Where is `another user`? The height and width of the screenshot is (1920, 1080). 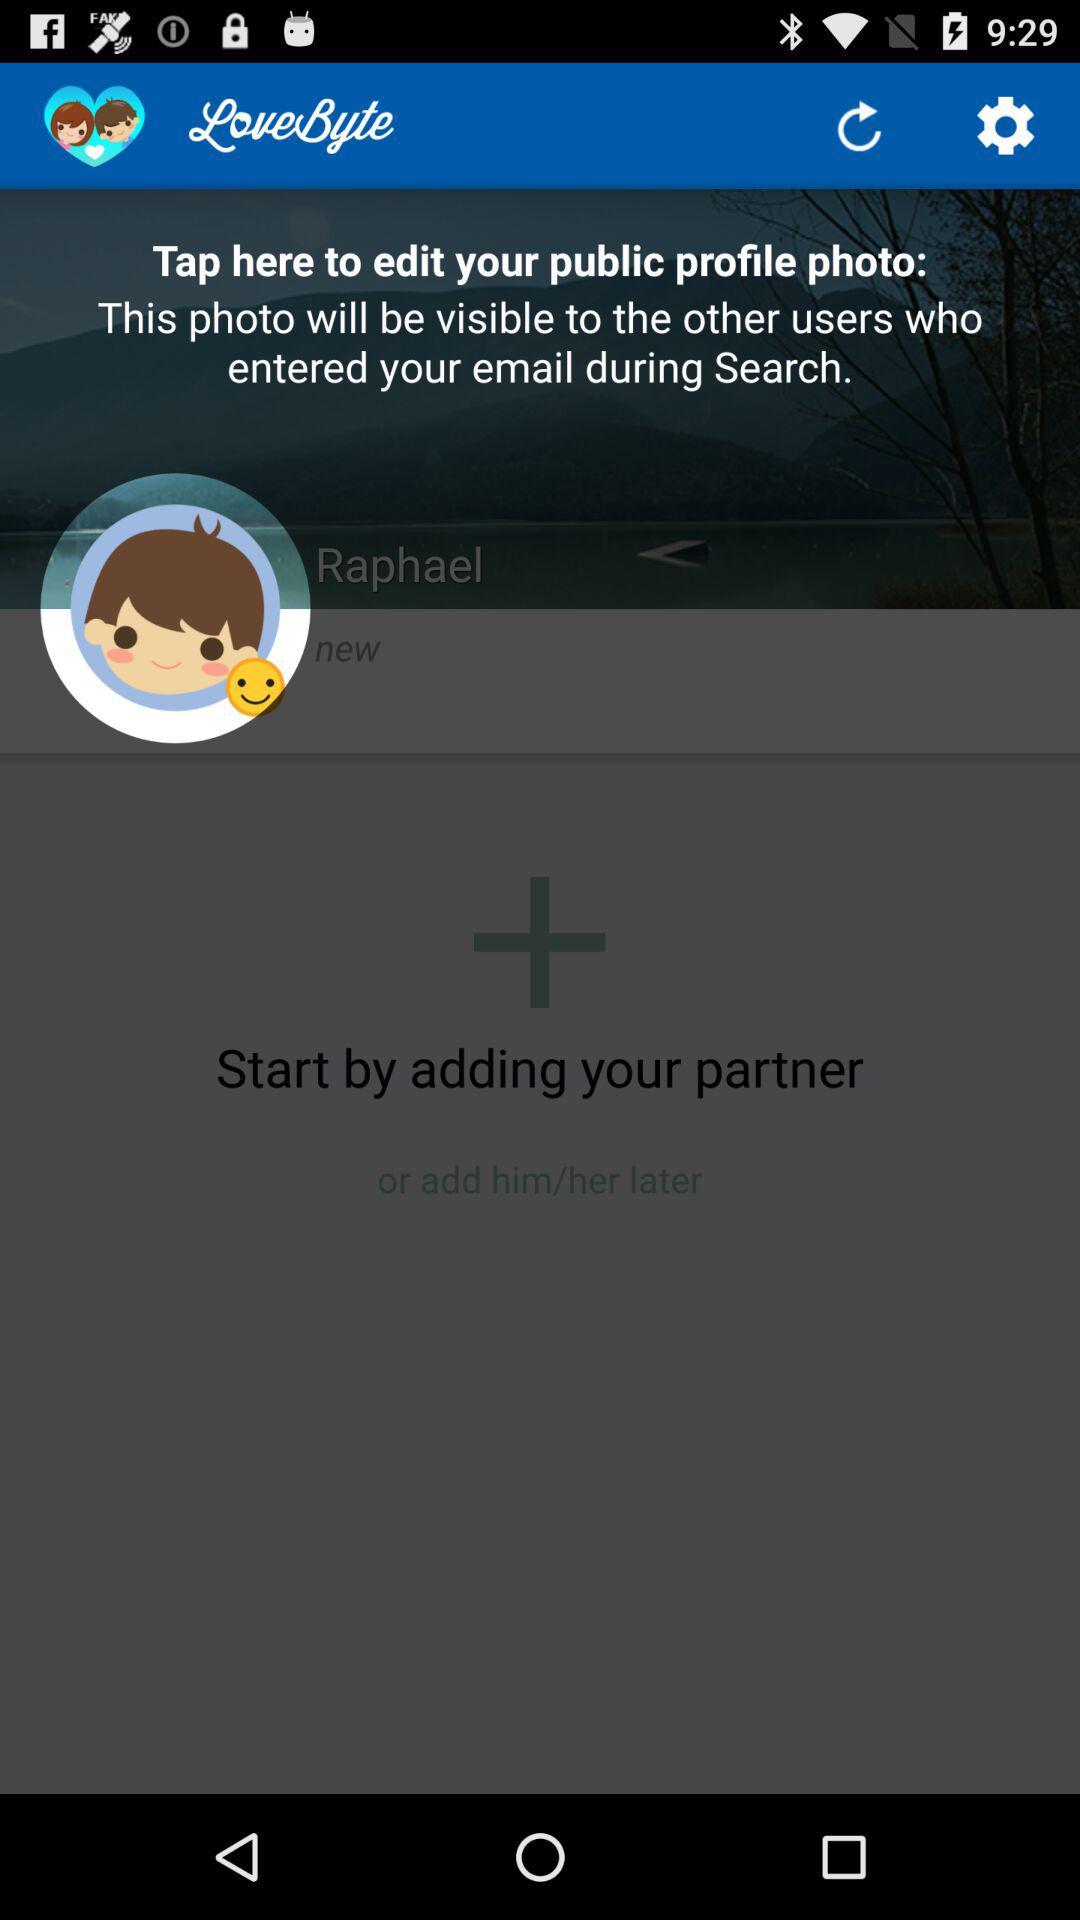 another user is located at coordinates (538, 941).